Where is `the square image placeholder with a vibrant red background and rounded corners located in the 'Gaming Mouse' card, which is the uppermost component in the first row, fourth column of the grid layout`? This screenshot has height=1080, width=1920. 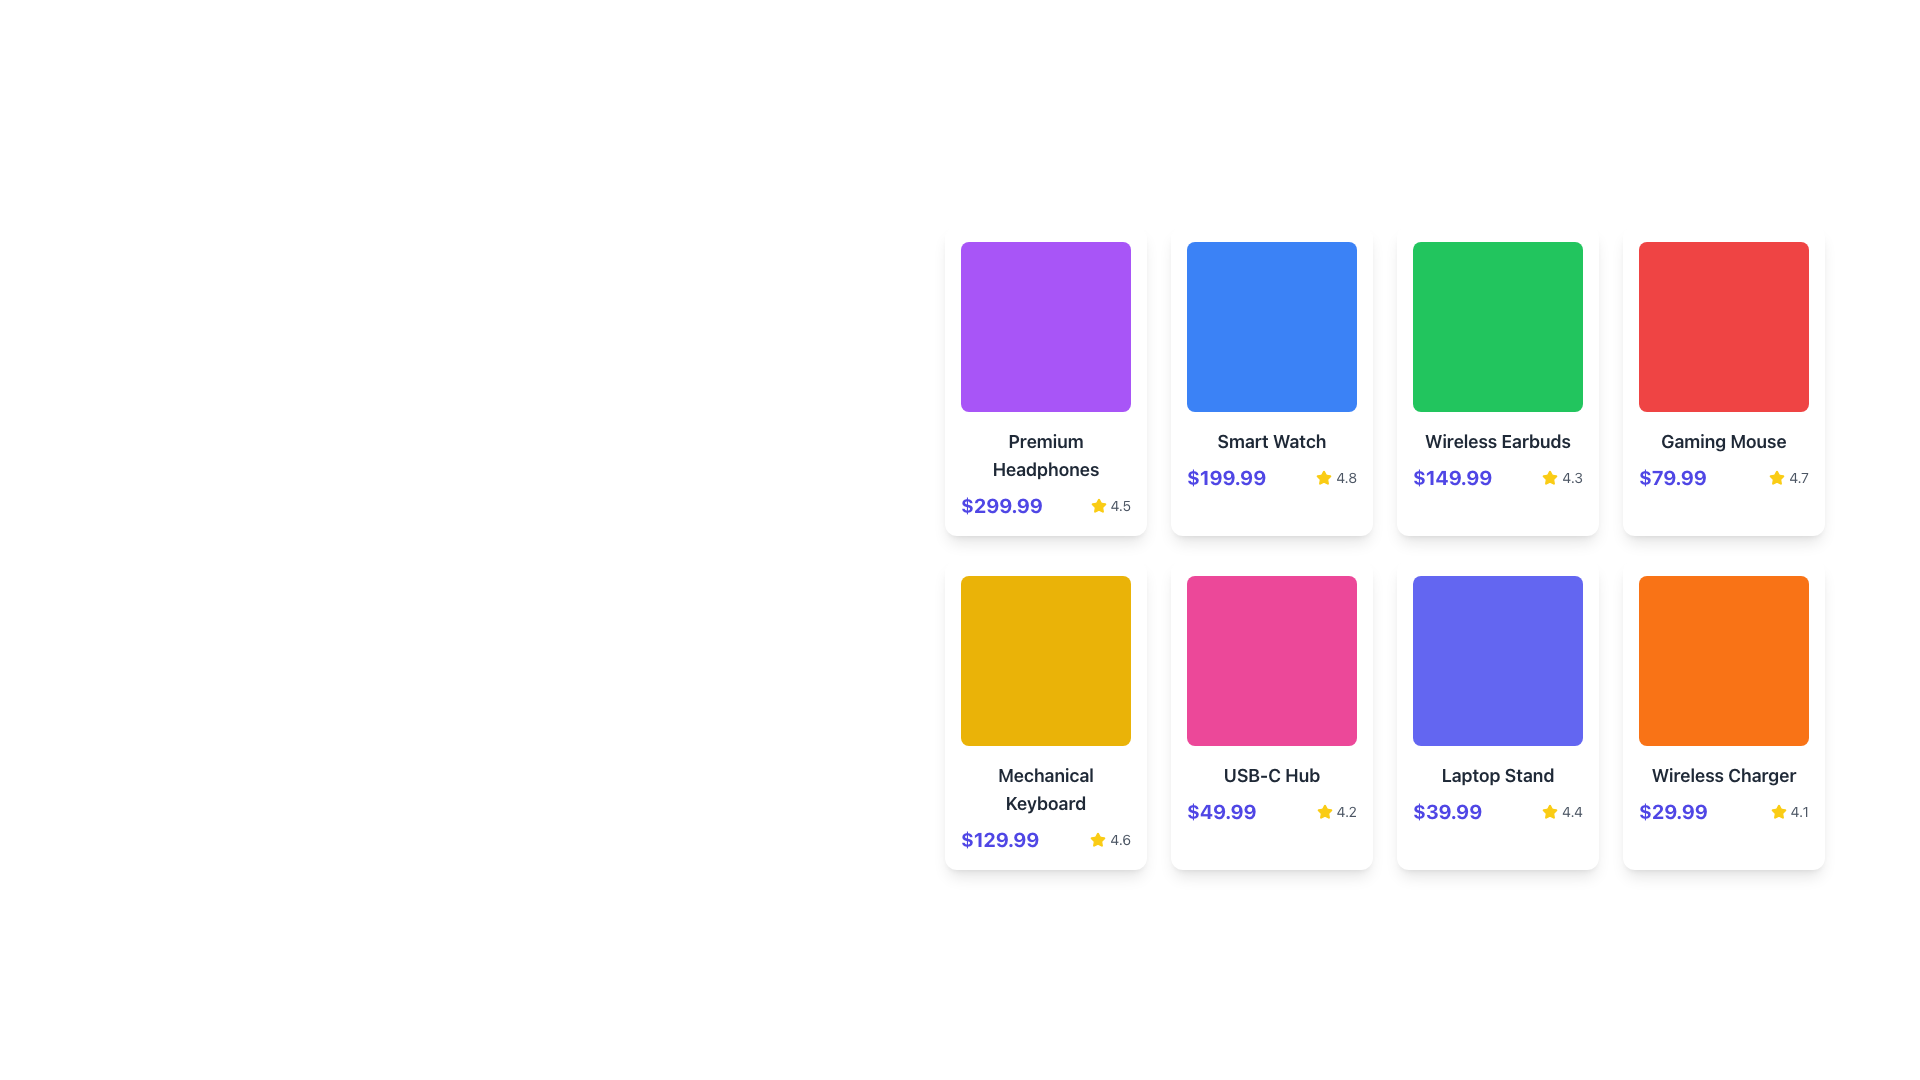 the square image placeholder with a vibrant red background and rounded corners located in the 'Gaming Mouse' card, which is the uppermost component in the first row, fourth column of the grid layout is located at coordinates (1722, 326).